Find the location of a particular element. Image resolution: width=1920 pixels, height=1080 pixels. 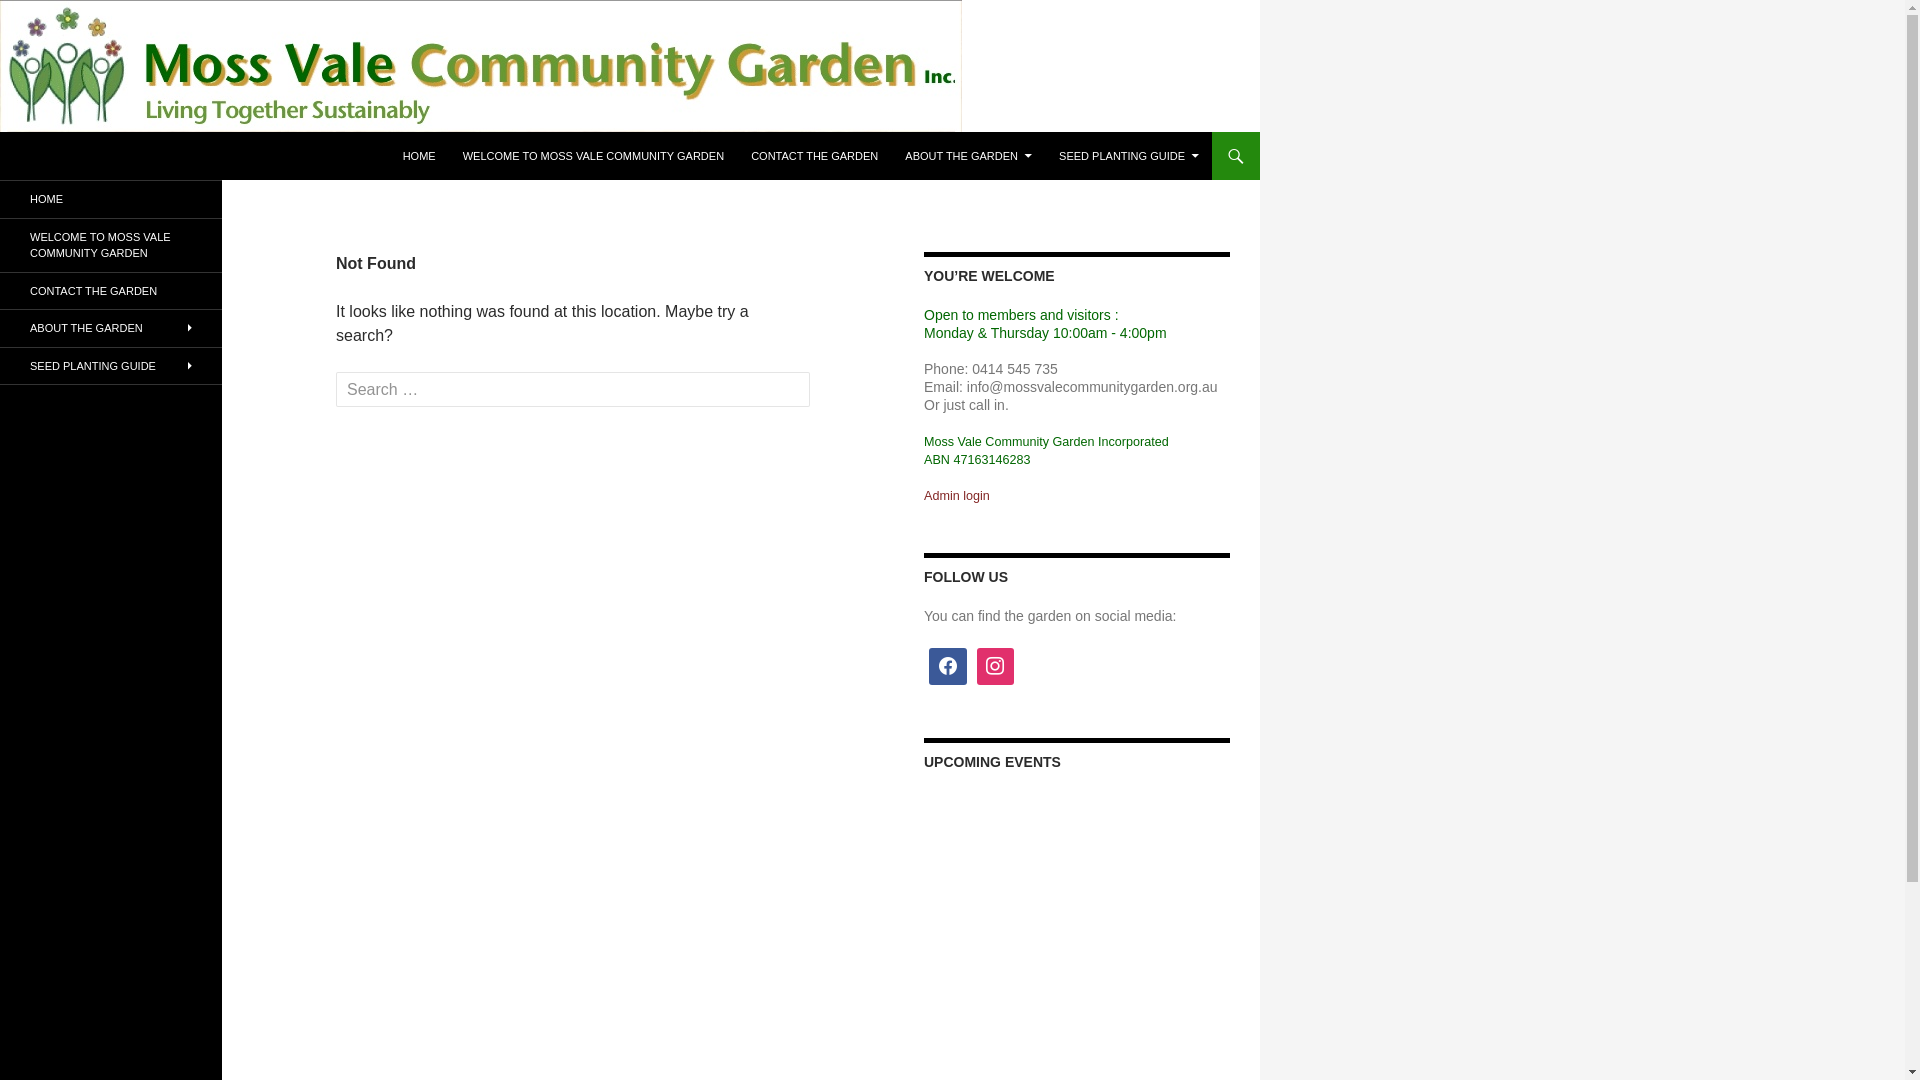

'HOME' is located at coordinates (418, 154).